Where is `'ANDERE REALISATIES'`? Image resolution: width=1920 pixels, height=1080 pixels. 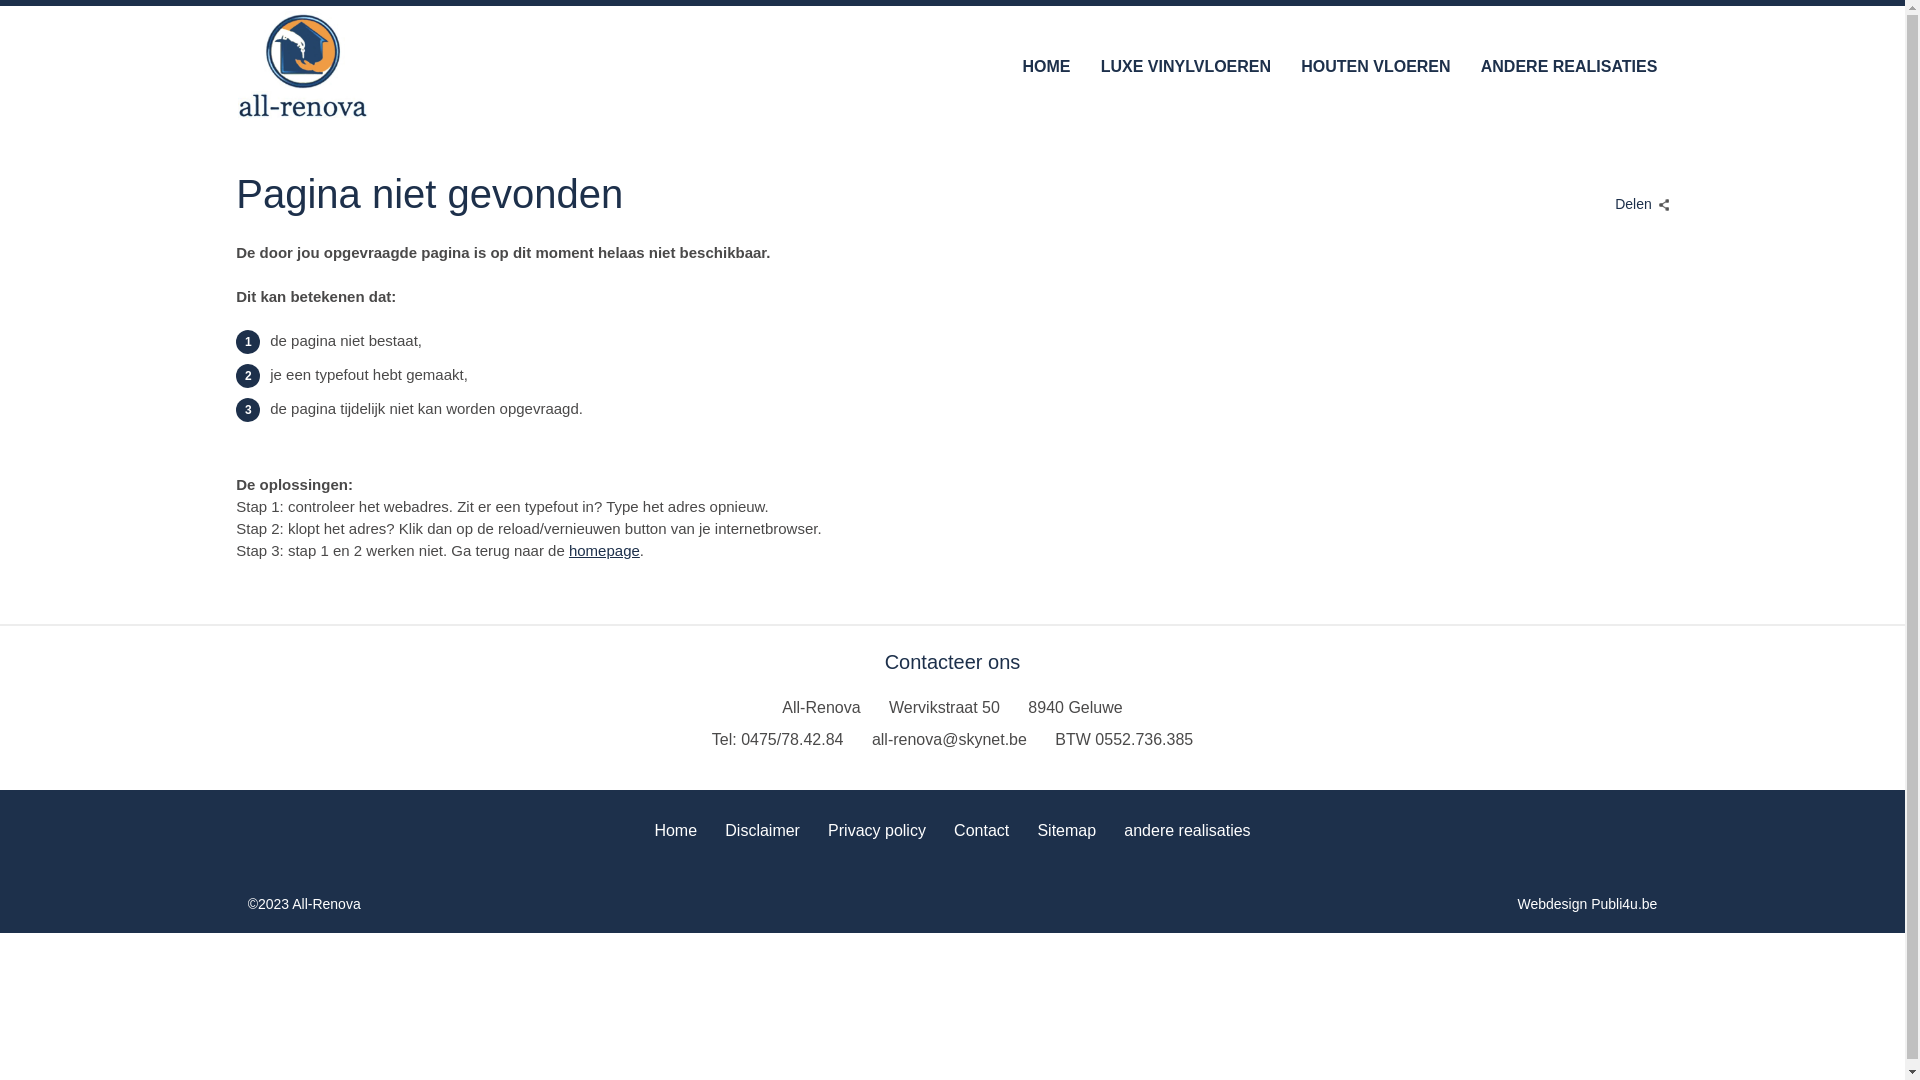 'ANDERE REALISATIES' is located at coordinates (1481, 64).